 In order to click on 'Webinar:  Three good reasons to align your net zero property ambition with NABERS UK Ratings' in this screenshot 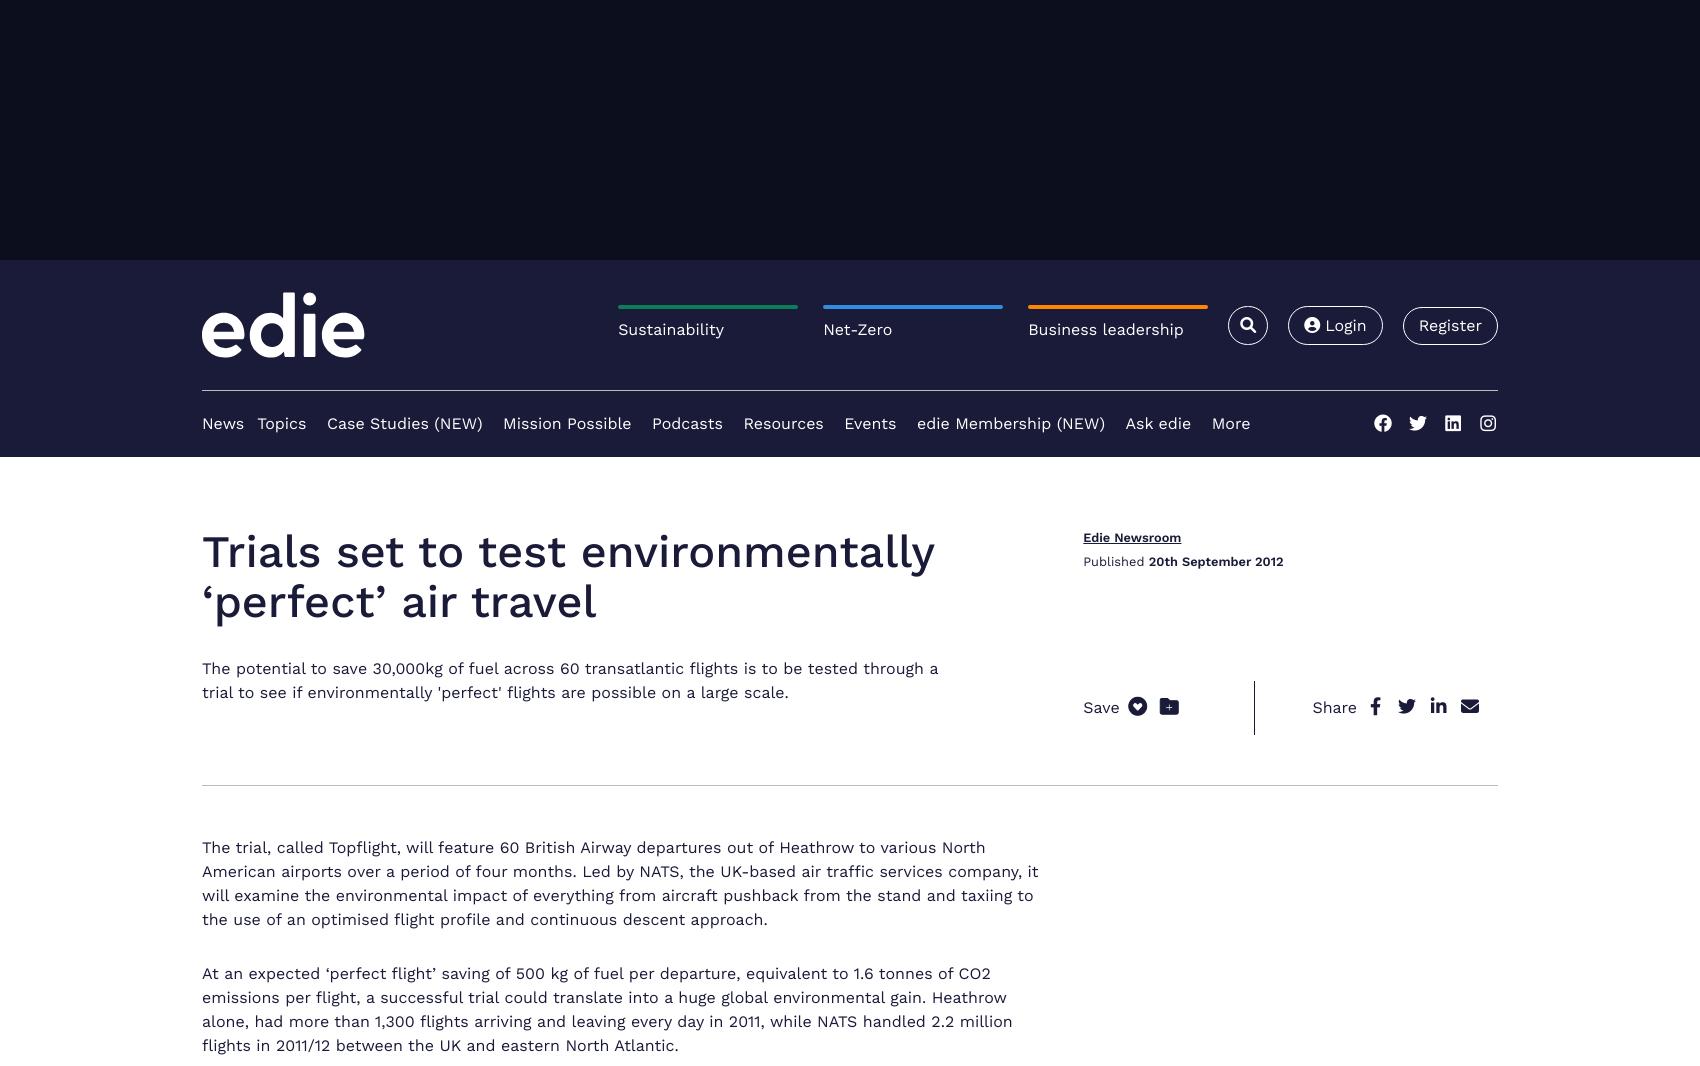, I will do `click(1286, 760)`.